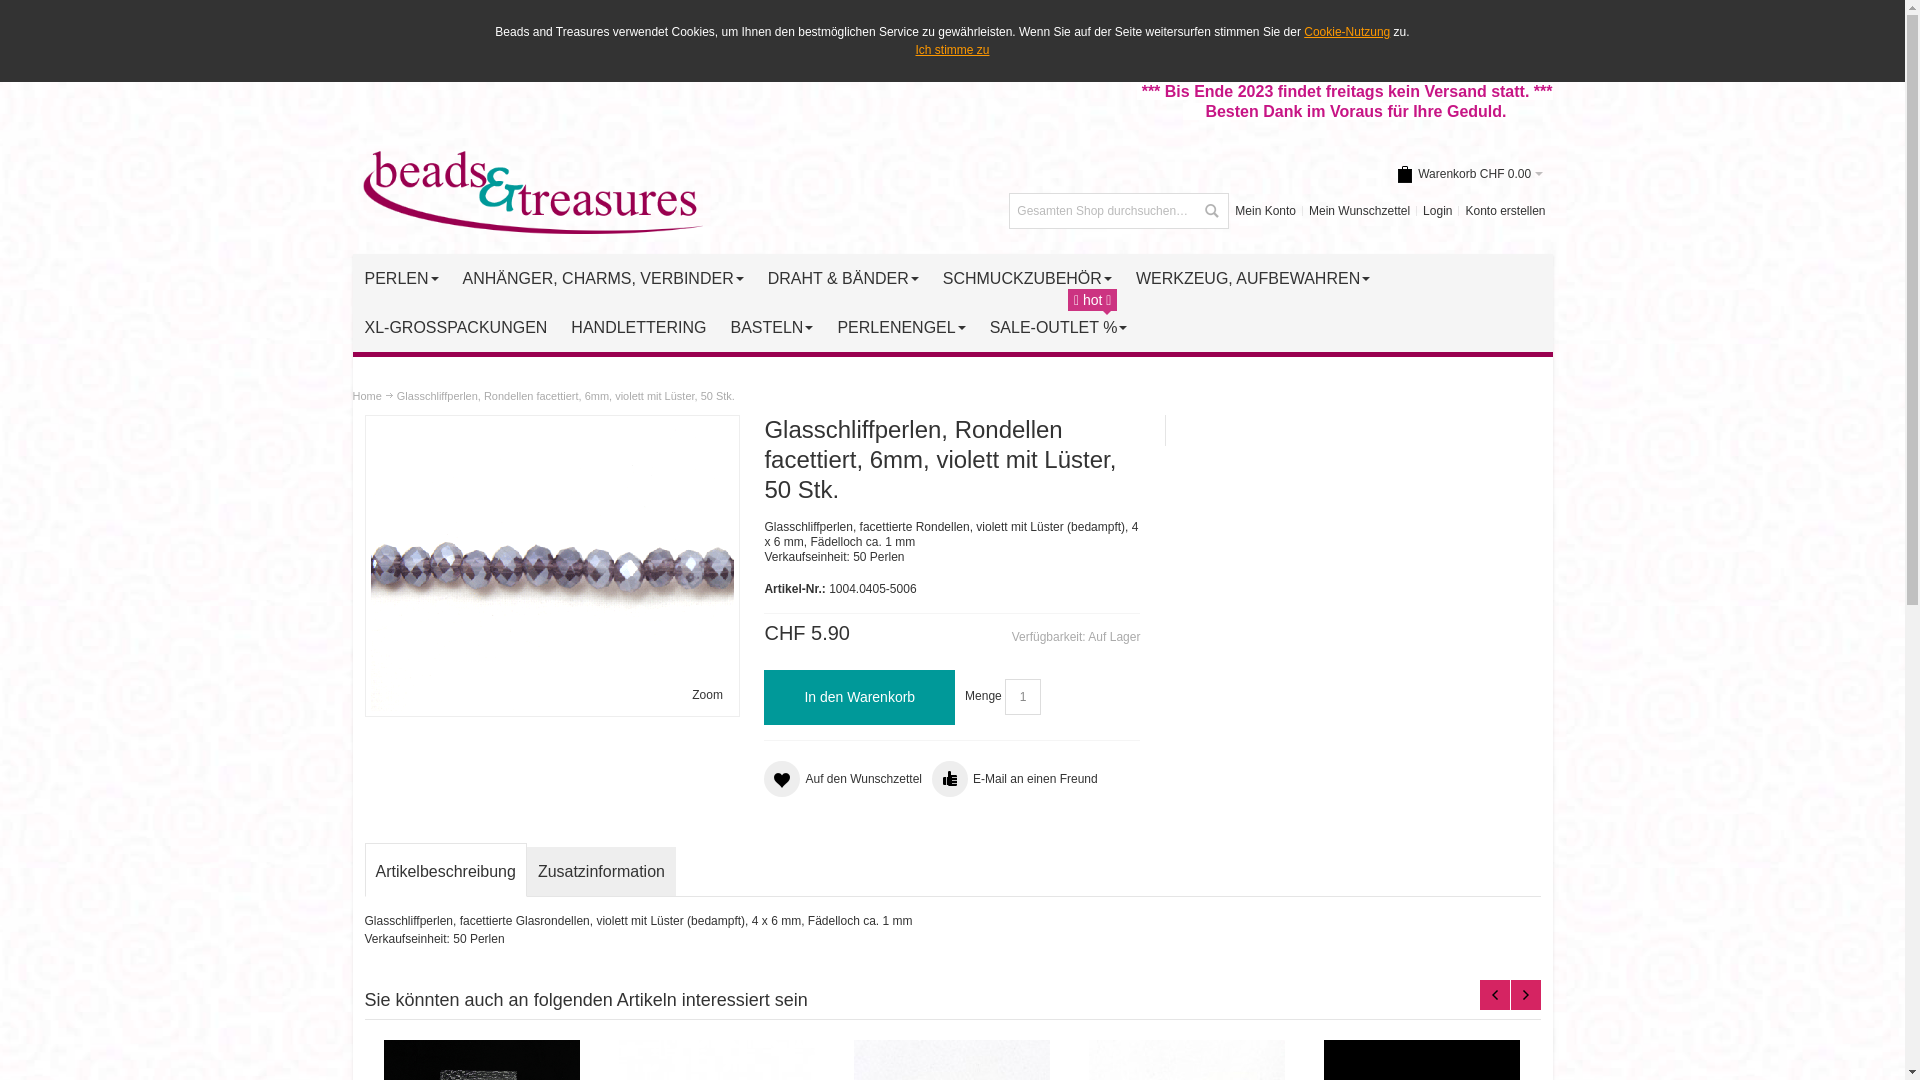  What do you see at coordinates (950, 49) in the screenshot?
I see `'Ich stimme zu'` at bounding box center [950, 49].